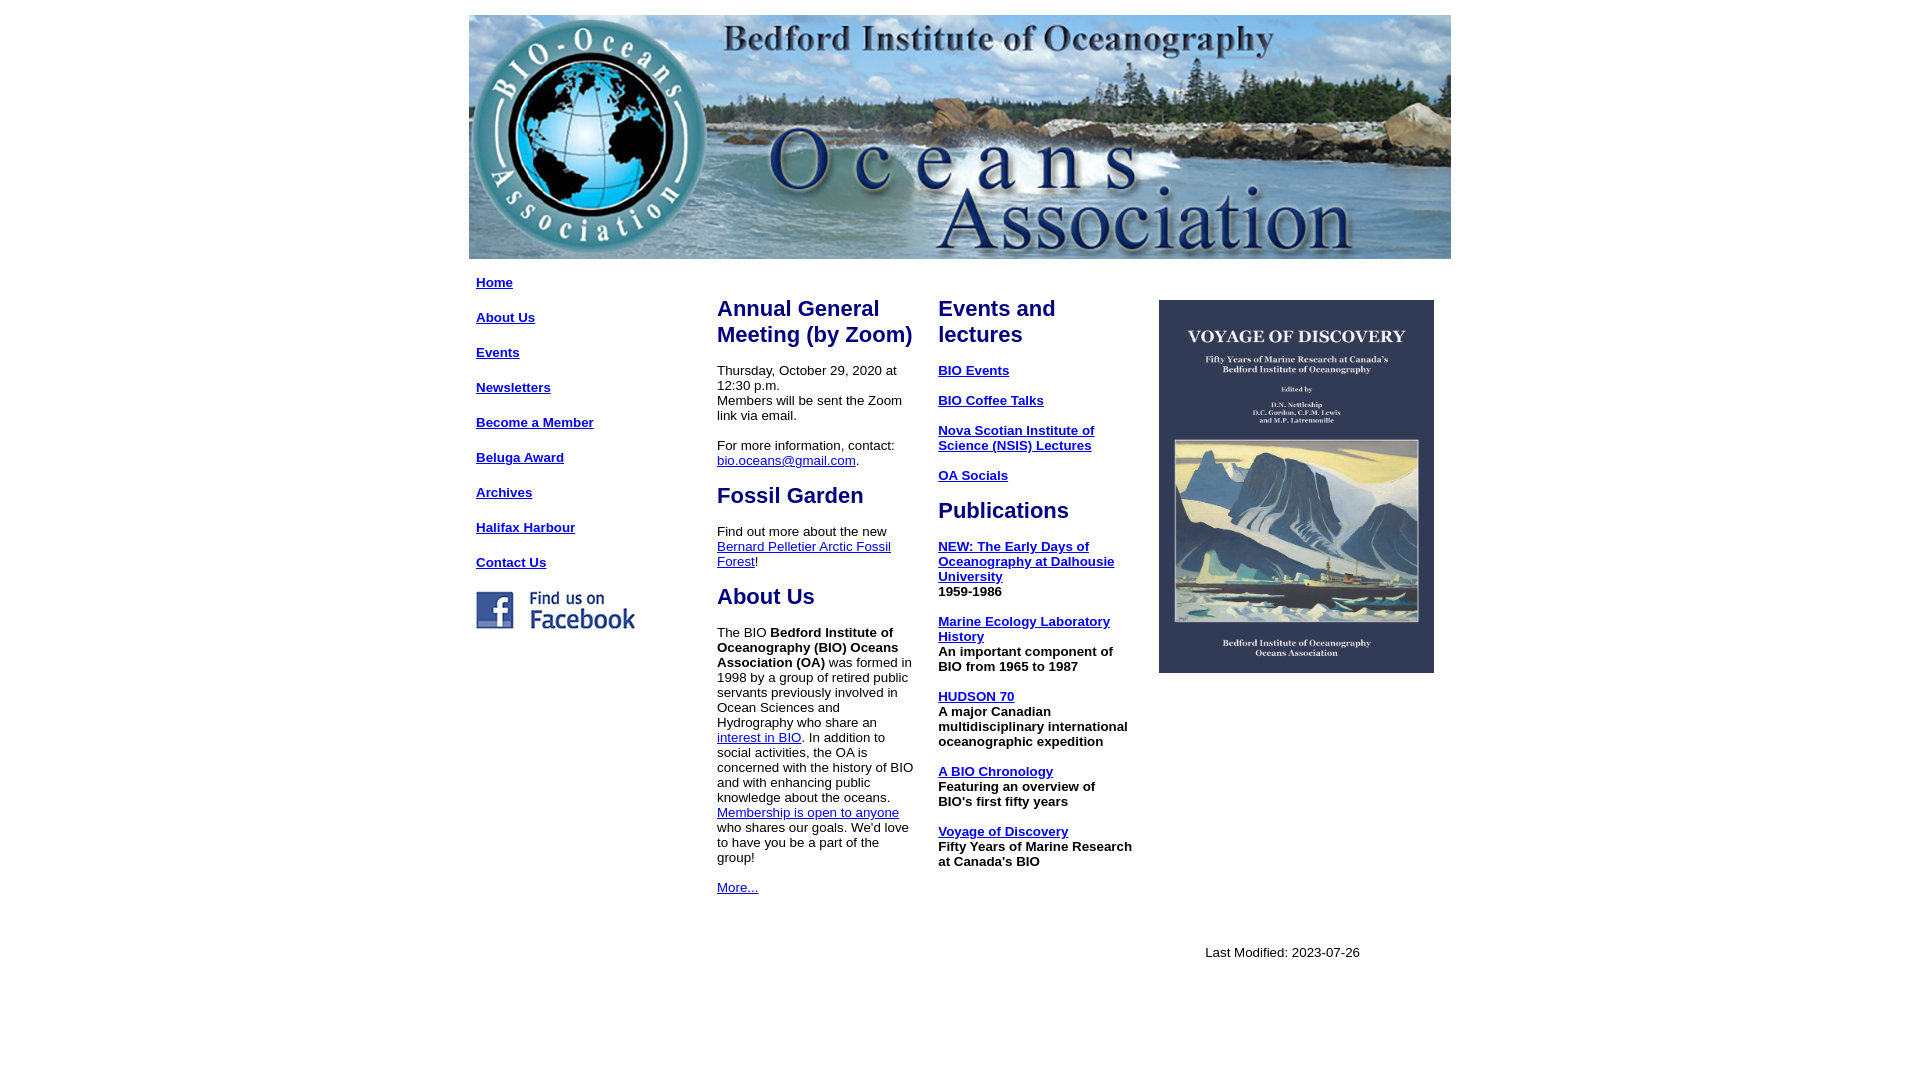 This screenshot has height=1080, width=1920. Describe the element at coordinates (504, 492) in the screenshot. I see `'Archives'` at that location.